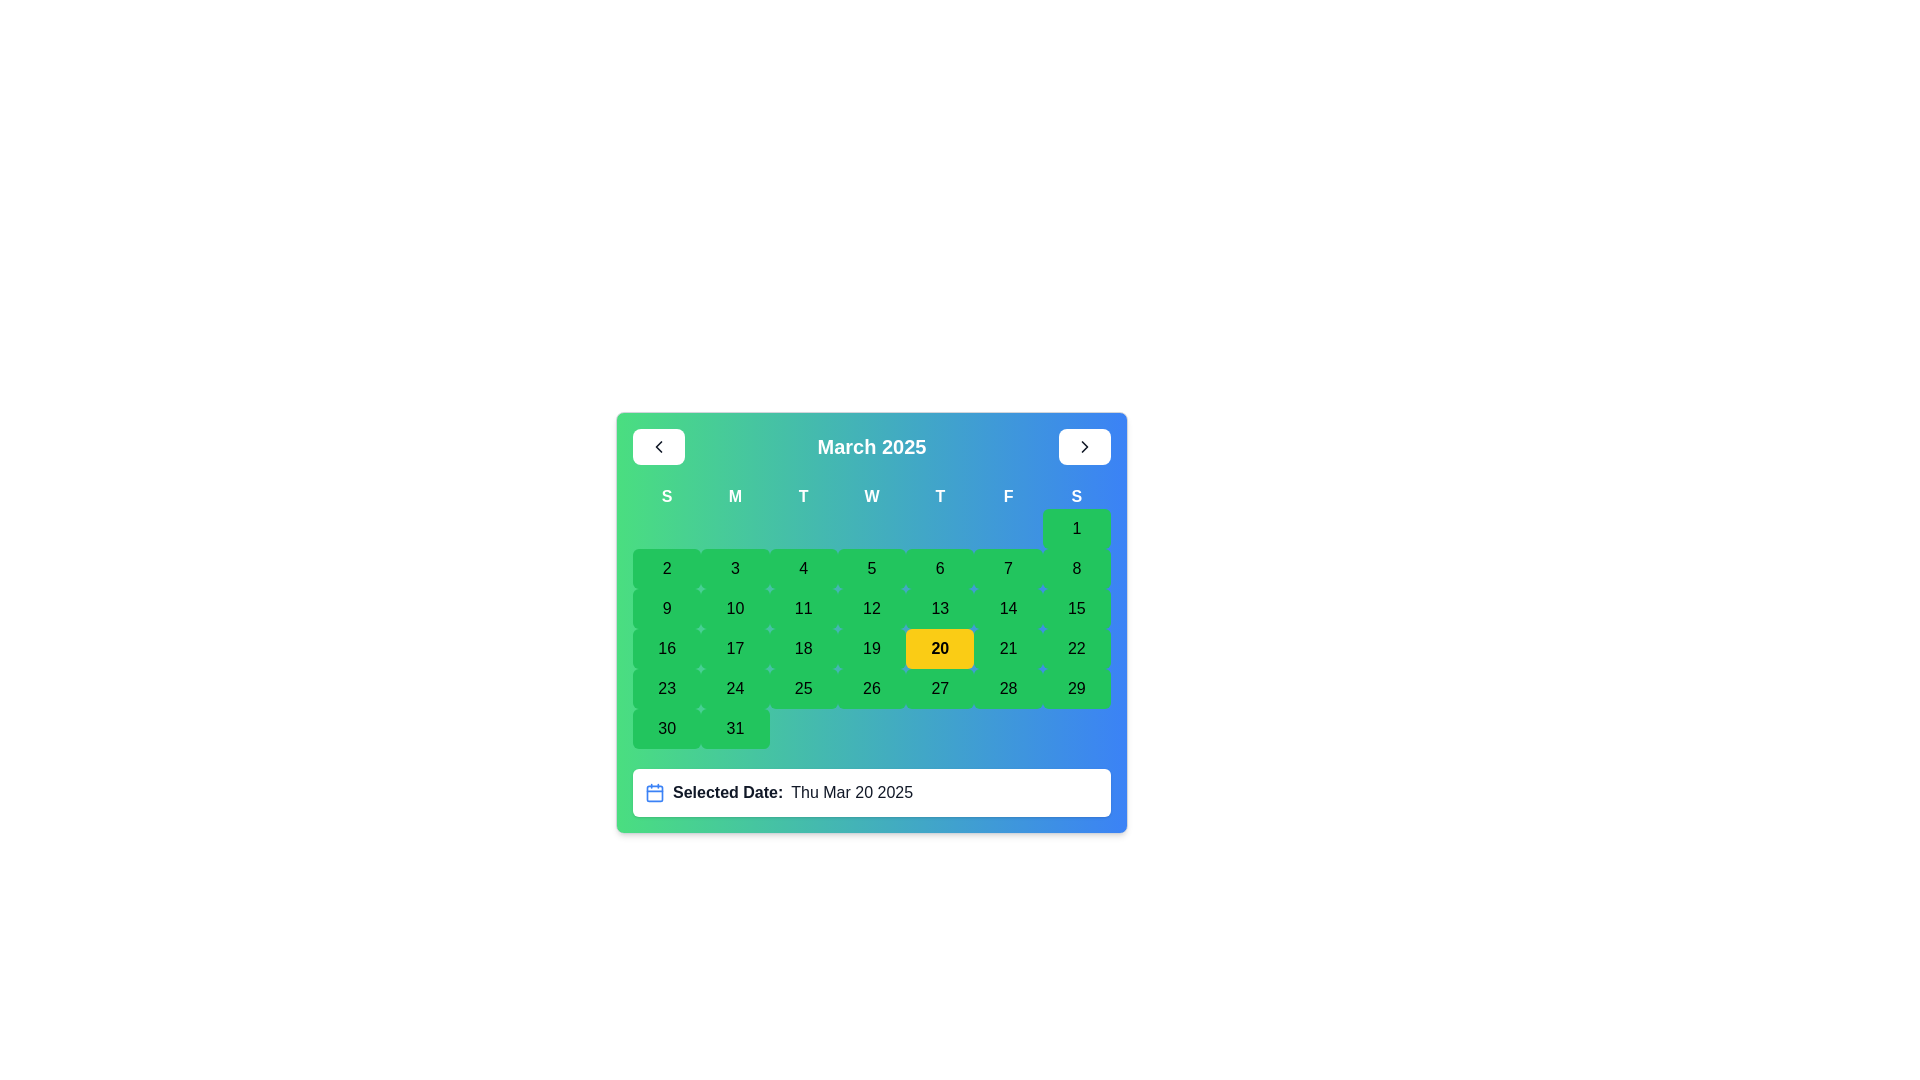 This screenshot has width=1920, height=1080. Describe the element at coordinates (1008, 496) in the screenshot. I see `the label representing Fridays in the calendar header, which is the sixth element from the left in a sequence of seven days` at that location.